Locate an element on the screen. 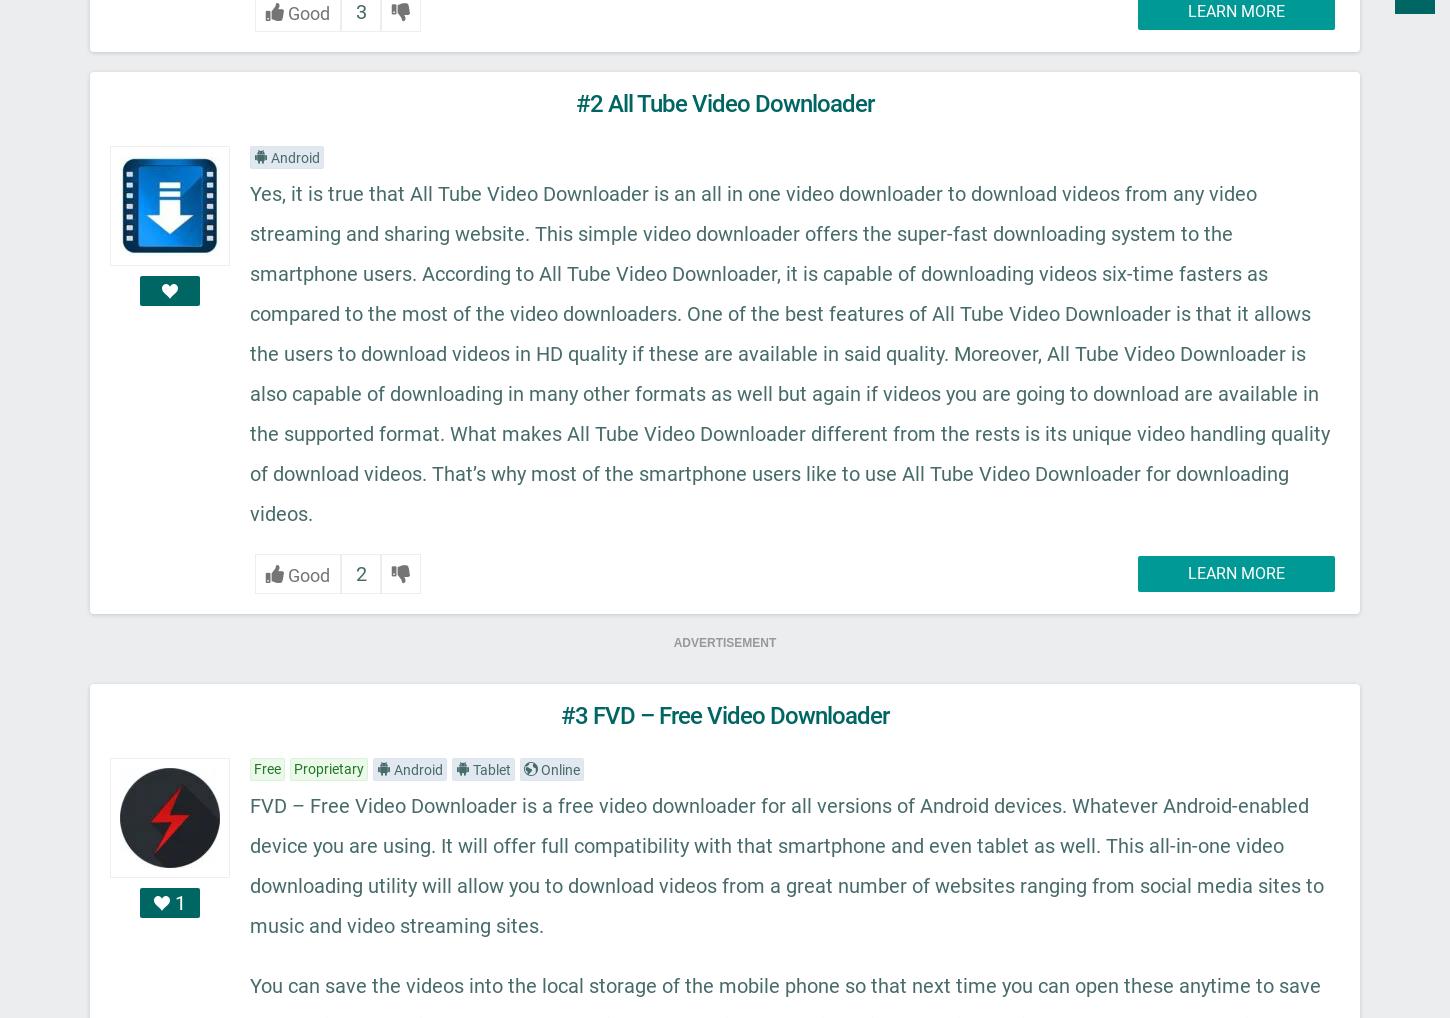 This screenshot has height=1018, width=1450. 'Free' is located at coordinates (267, 767).